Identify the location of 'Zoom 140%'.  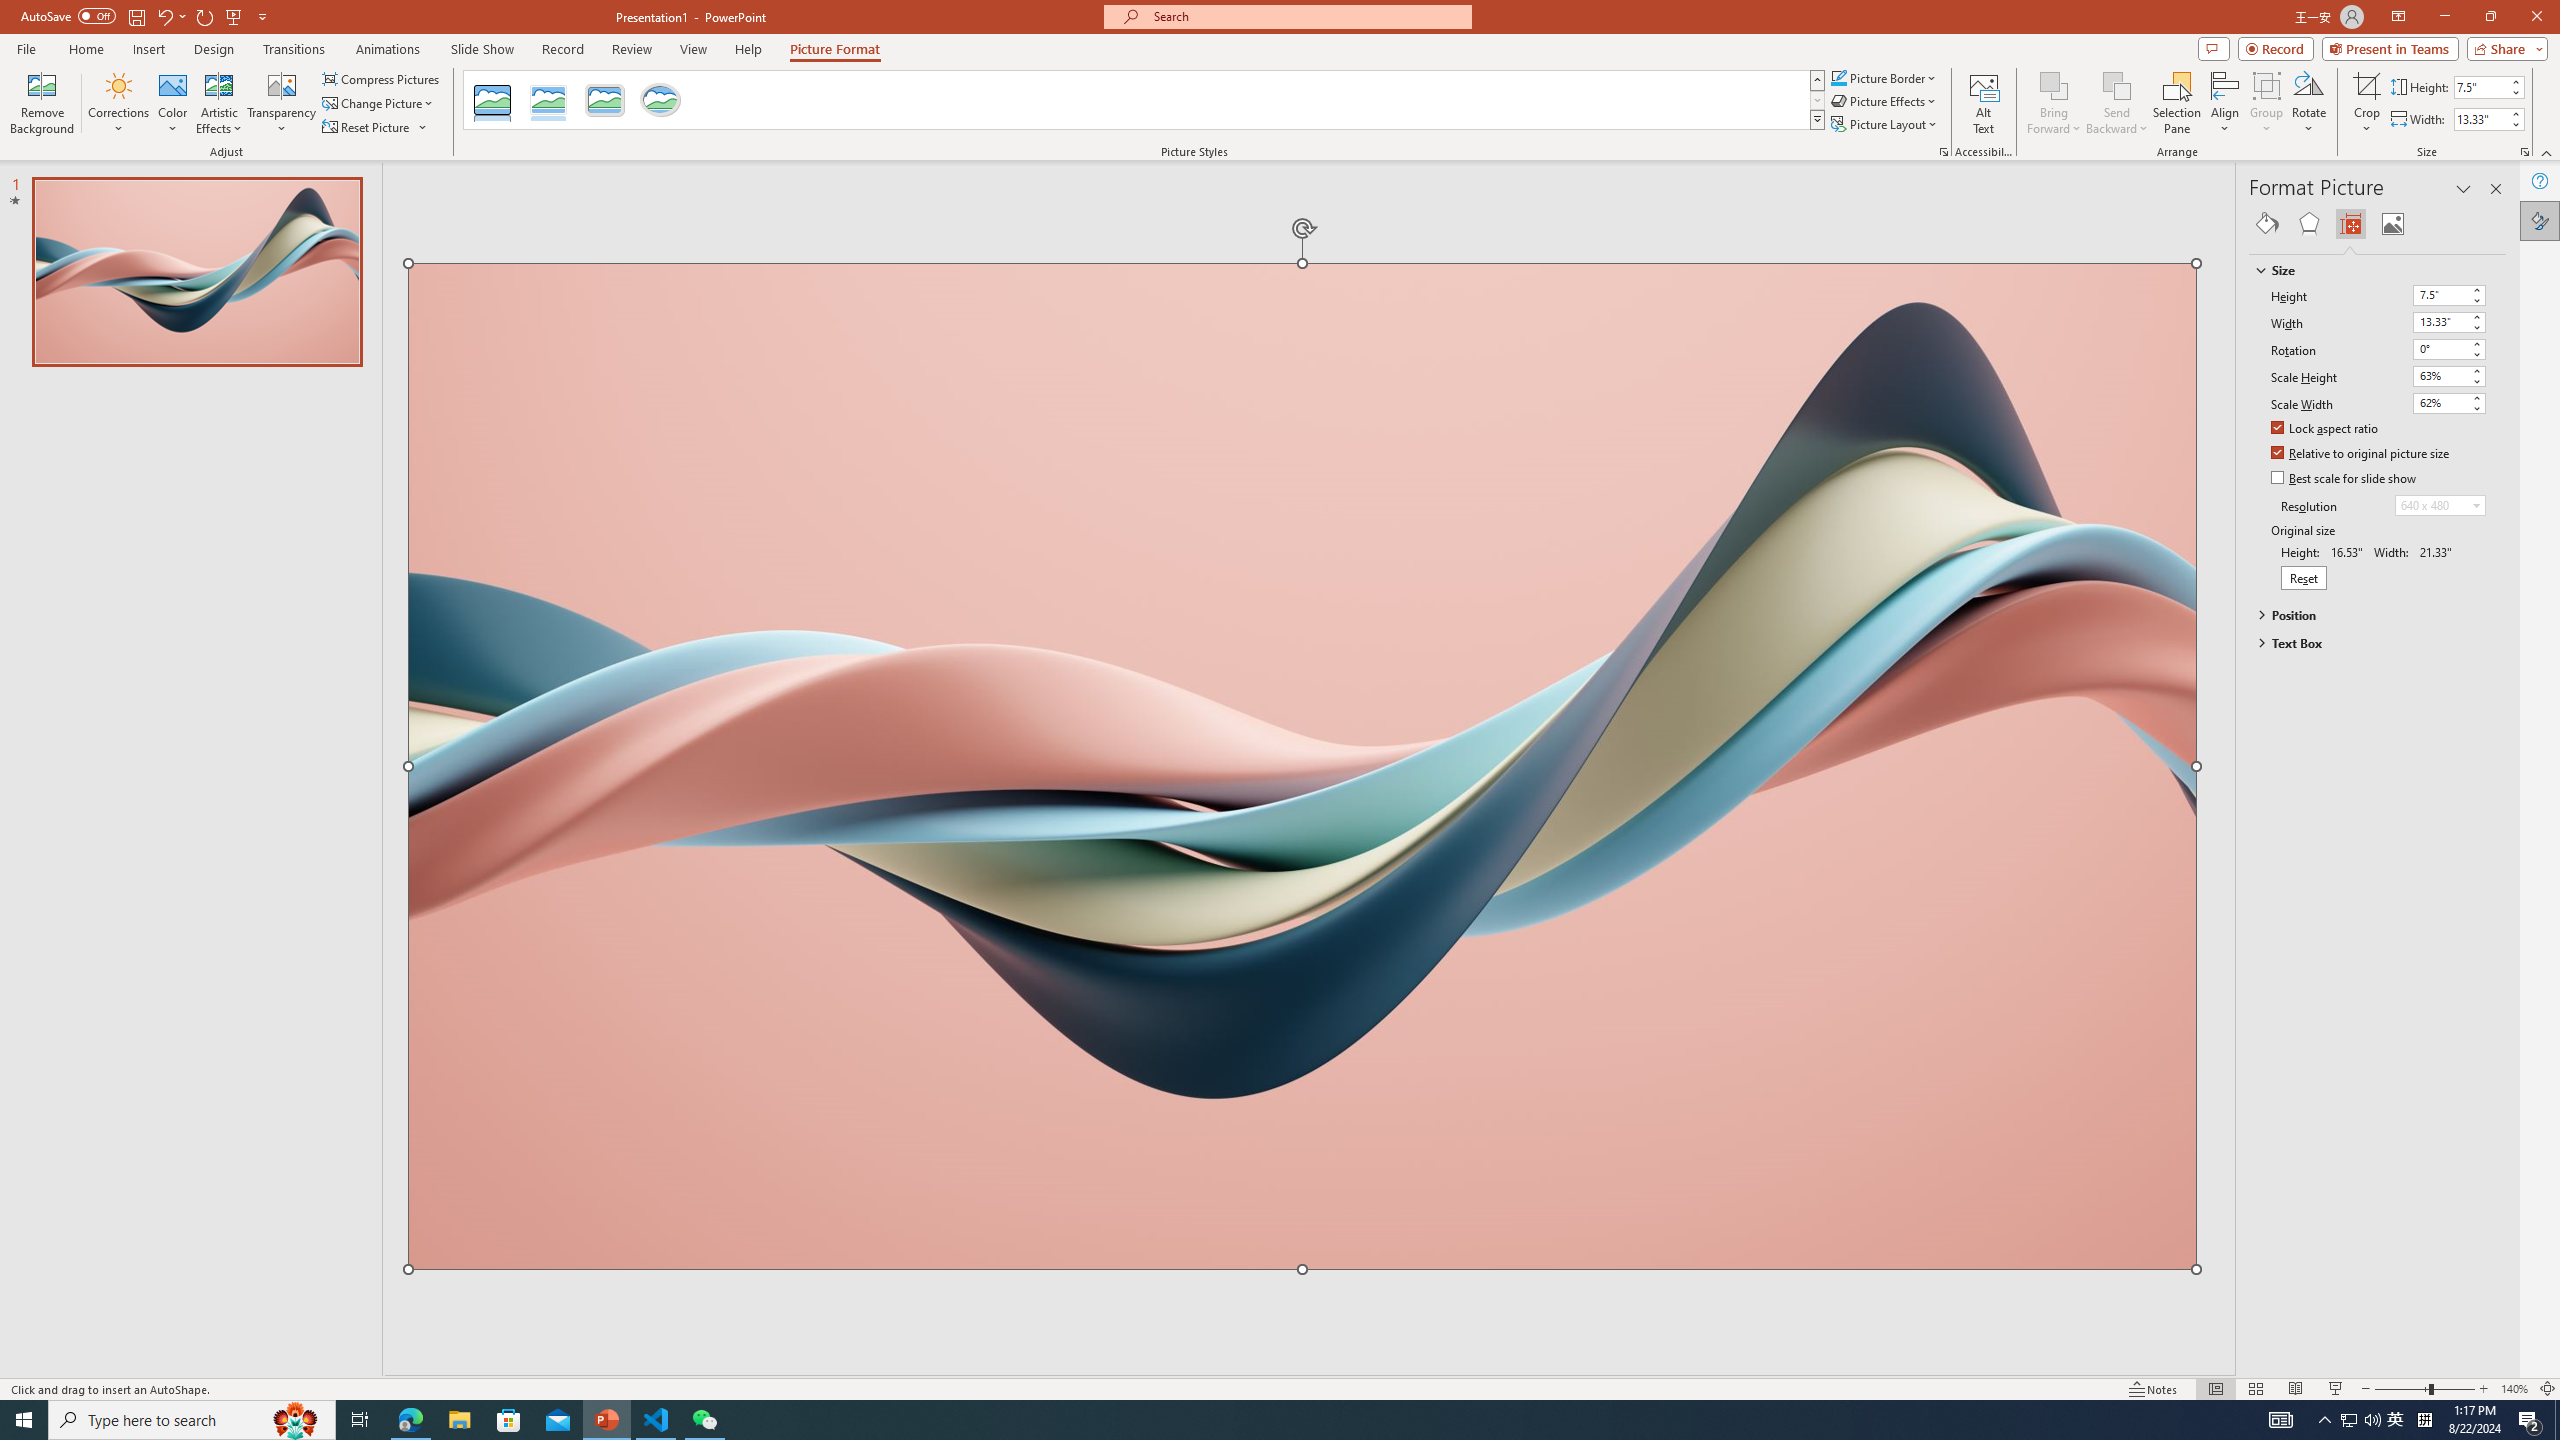
(2515, 1389).